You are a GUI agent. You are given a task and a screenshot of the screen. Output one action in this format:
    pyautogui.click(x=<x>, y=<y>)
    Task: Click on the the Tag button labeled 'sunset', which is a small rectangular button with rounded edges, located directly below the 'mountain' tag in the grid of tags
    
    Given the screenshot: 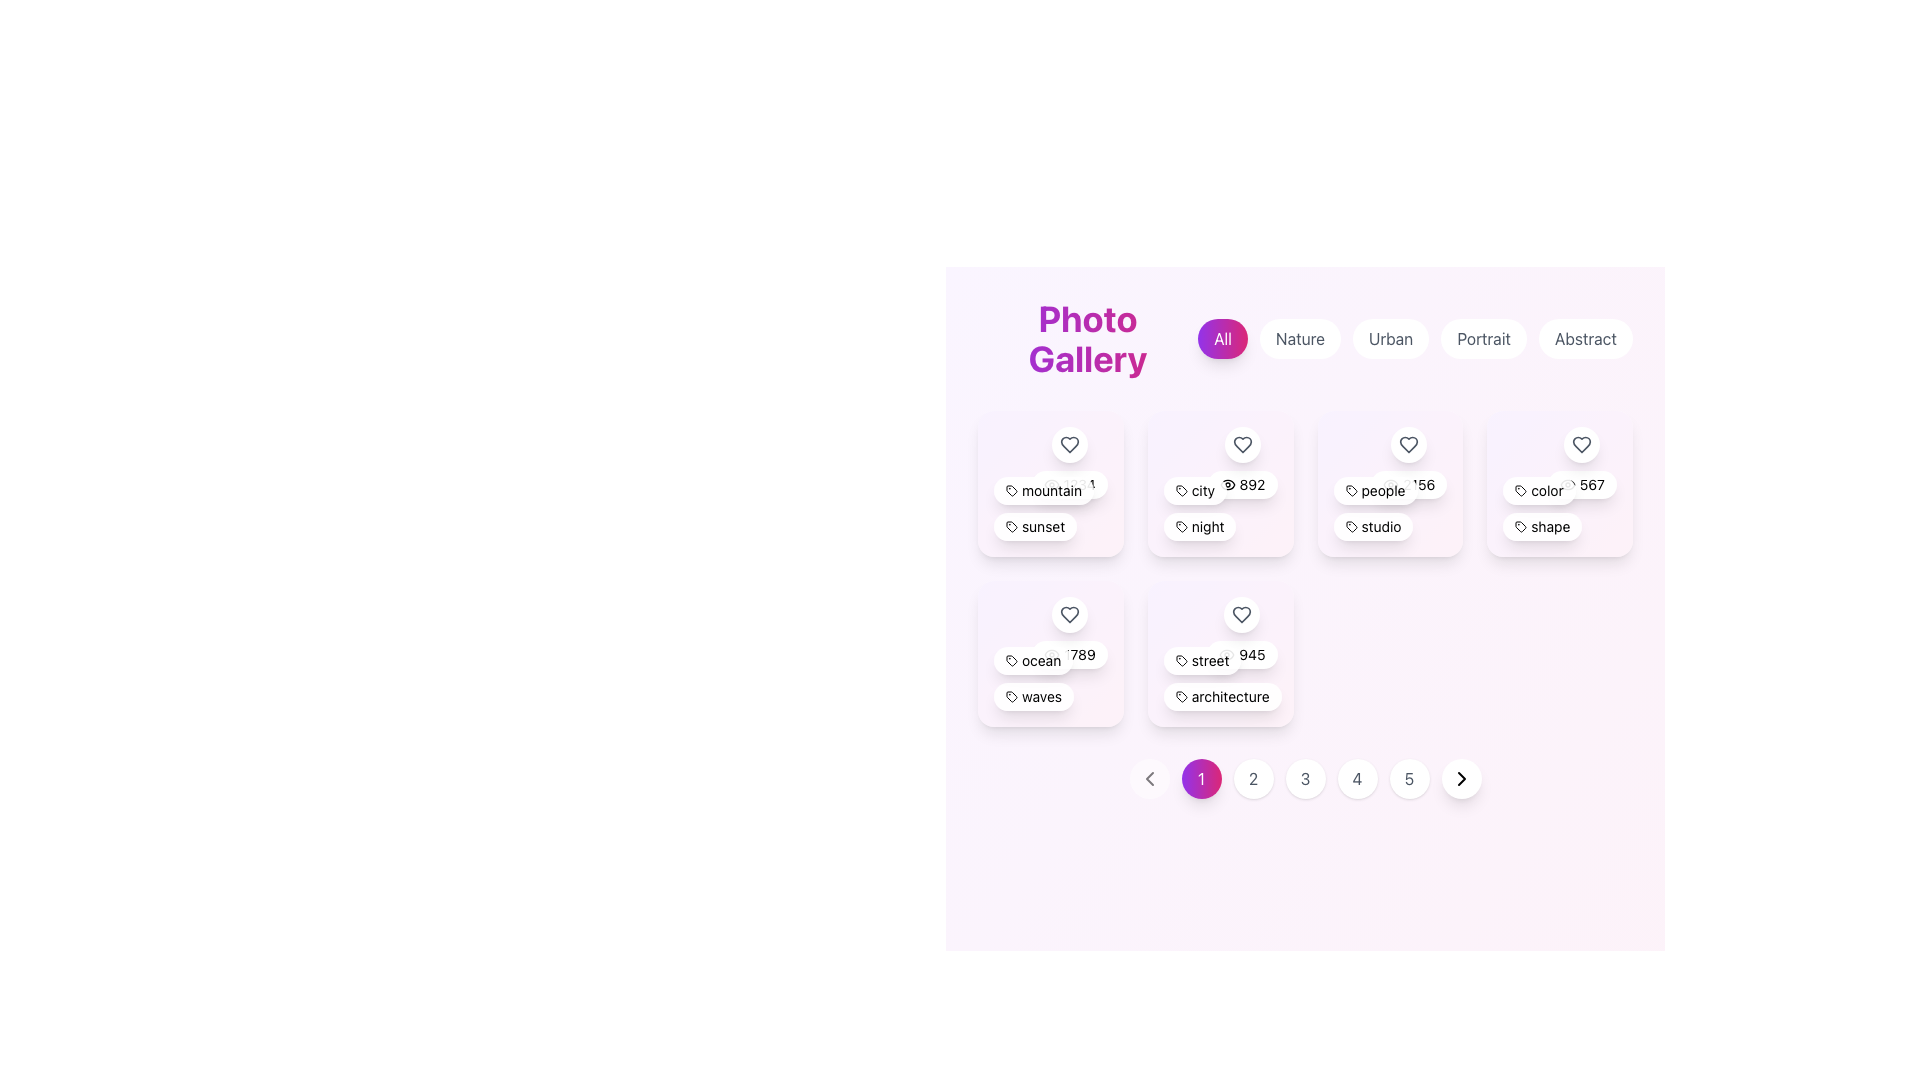 What is the action you would take?
    pyautogui.click(x=1035, y=525)
    